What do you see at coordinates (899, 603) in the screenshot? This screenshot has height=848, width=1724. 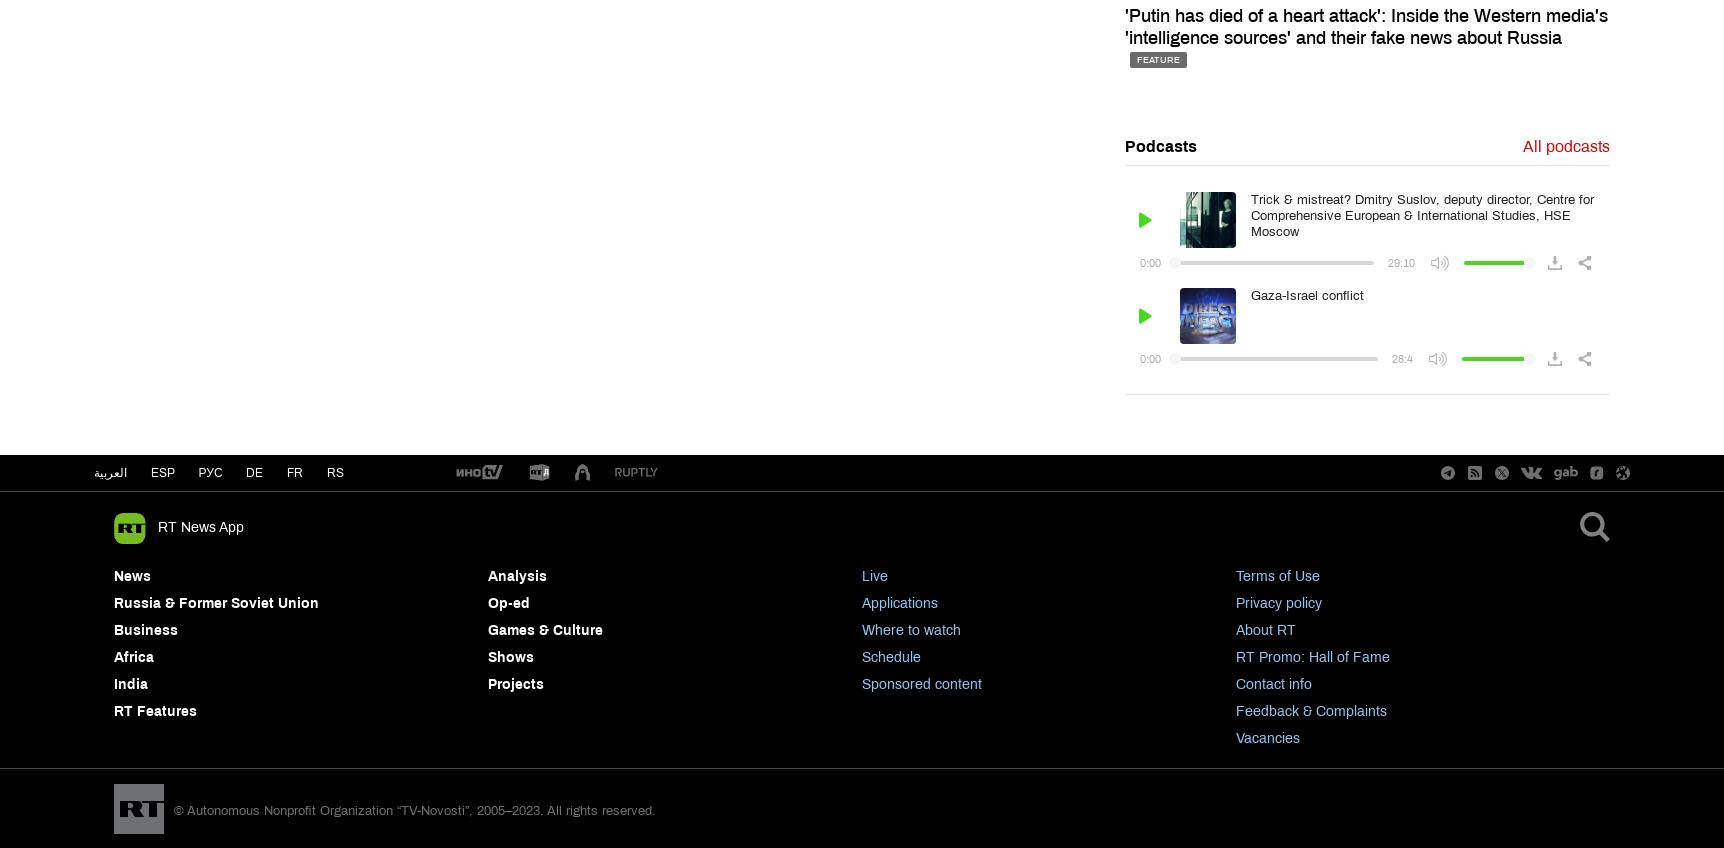 I see `'Applications'` at bounding box center [899, 603].